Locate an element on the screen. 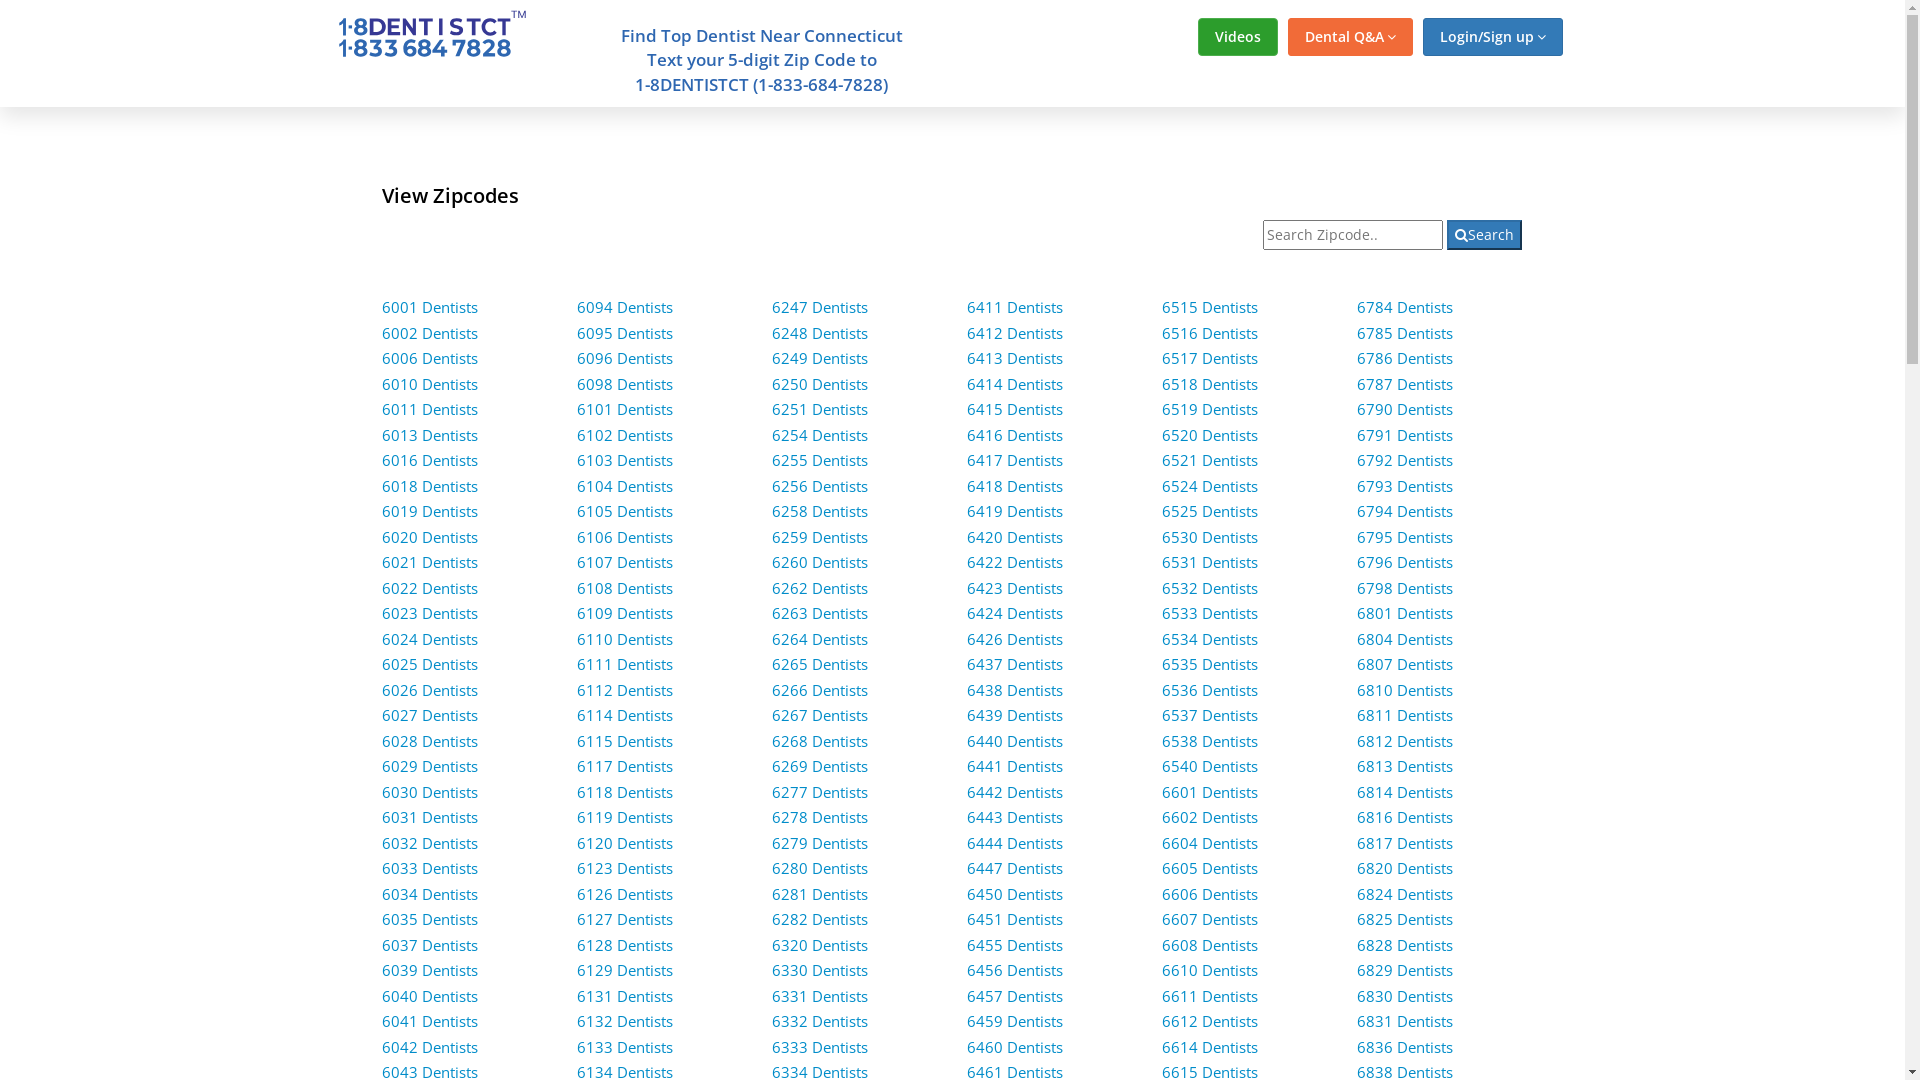 Image resolution: width=1920 pixels, height=1080 pixels. '6517 Dentists' is located at coordinates (1161, 357).